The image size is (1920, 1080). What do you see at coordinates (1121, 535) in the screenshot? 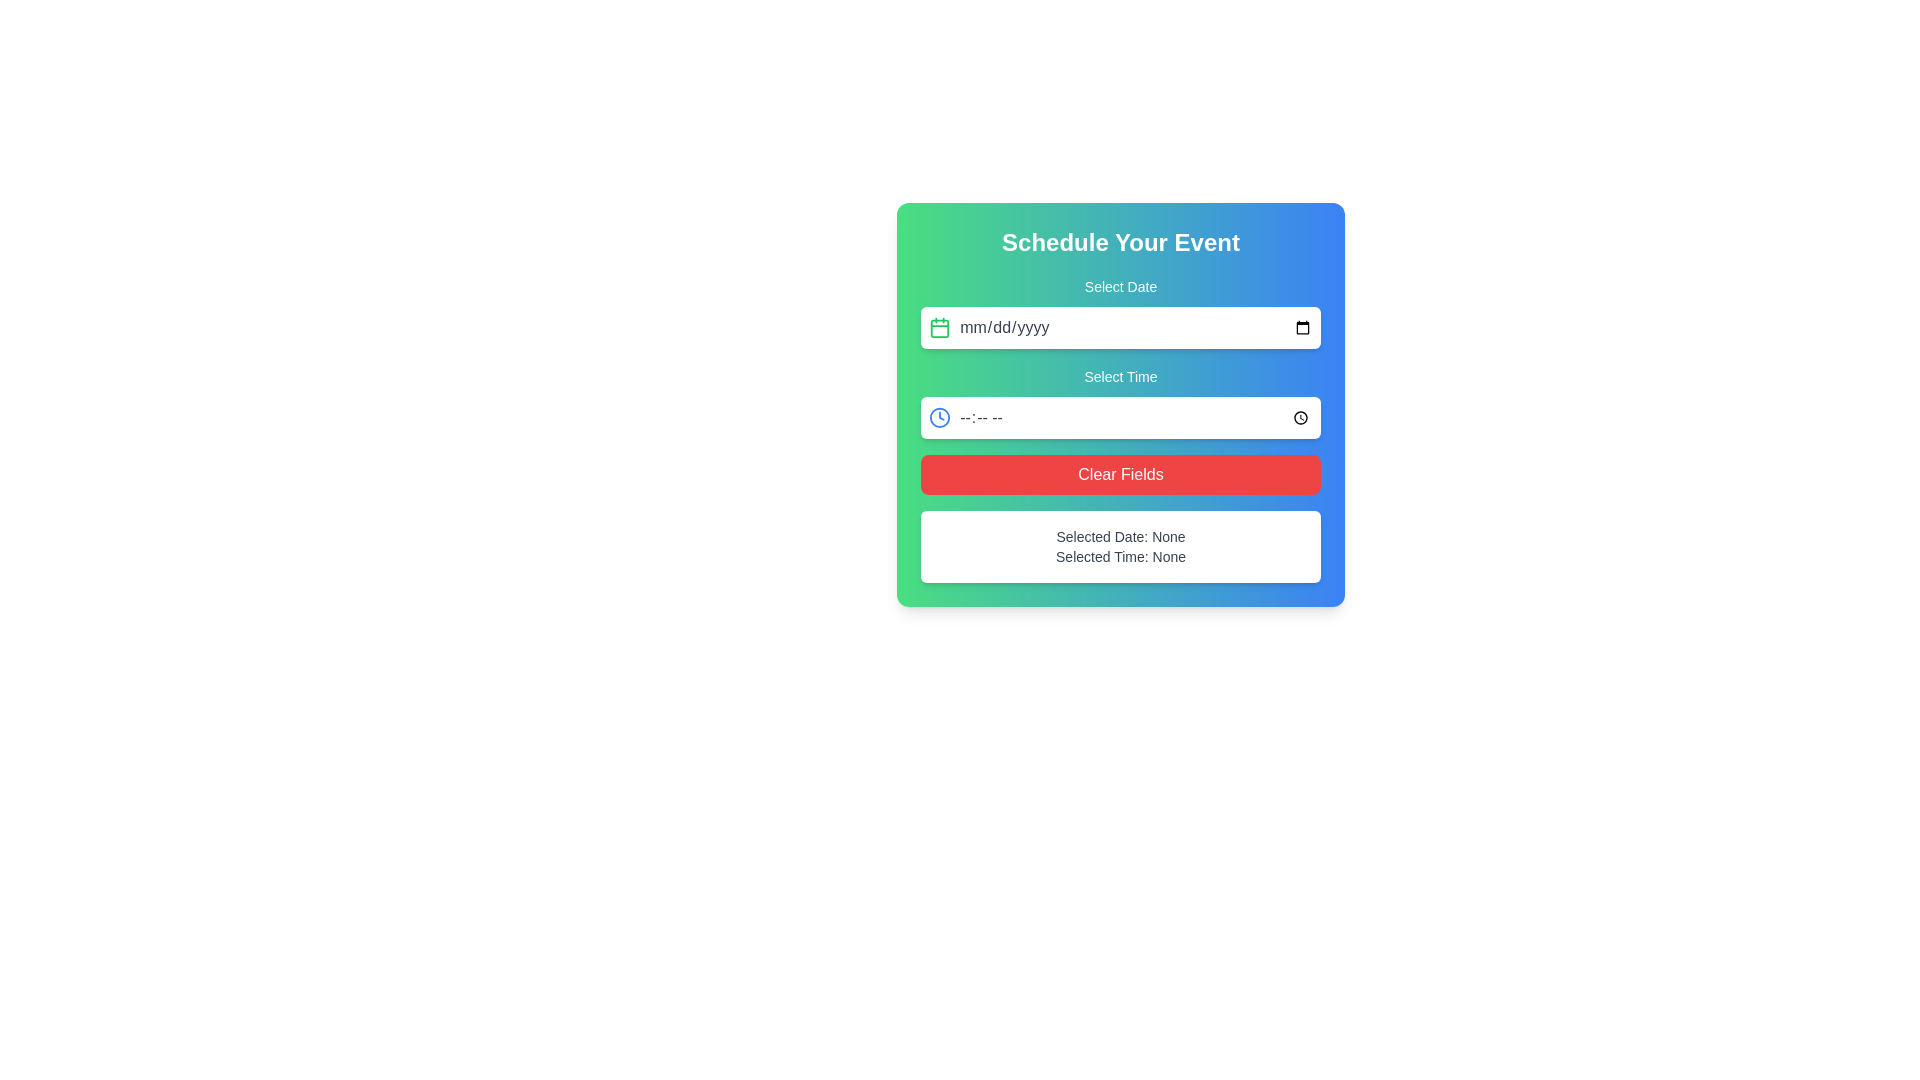
I see `the static text label displaying 'Selected Date: None', which is styled in gray and located within the event scheduling card beneath the 'Clear Fields' button` at bounding box center [1121, 535].